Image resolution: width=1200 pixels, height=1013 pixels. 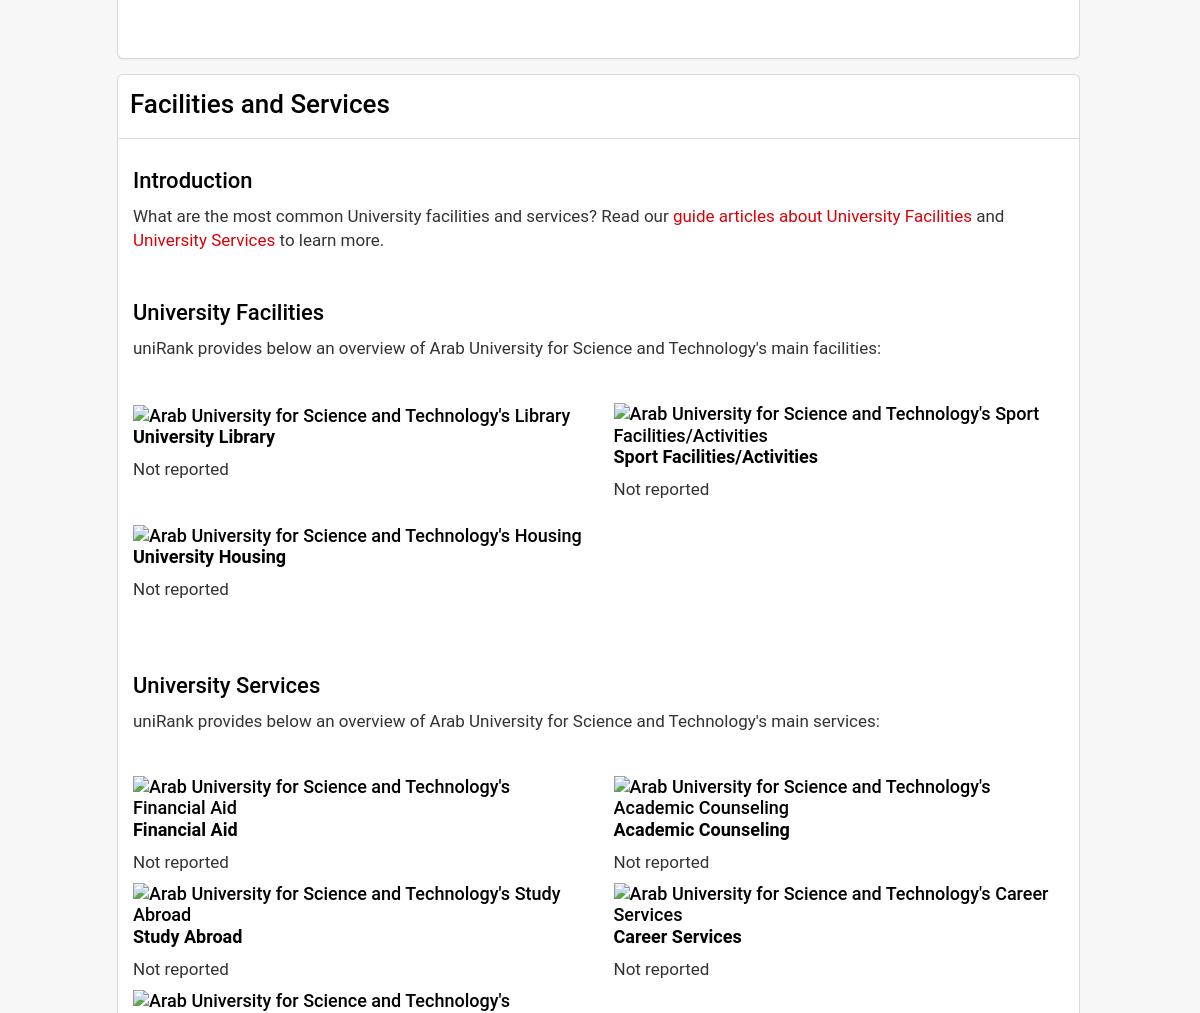 What do you see at coordinates (506, 347) in the screenshot?
I see `'uniRank provides below an overview of Arab University for Science and Technology's main facilities:'` at bounding box center [506, 347].